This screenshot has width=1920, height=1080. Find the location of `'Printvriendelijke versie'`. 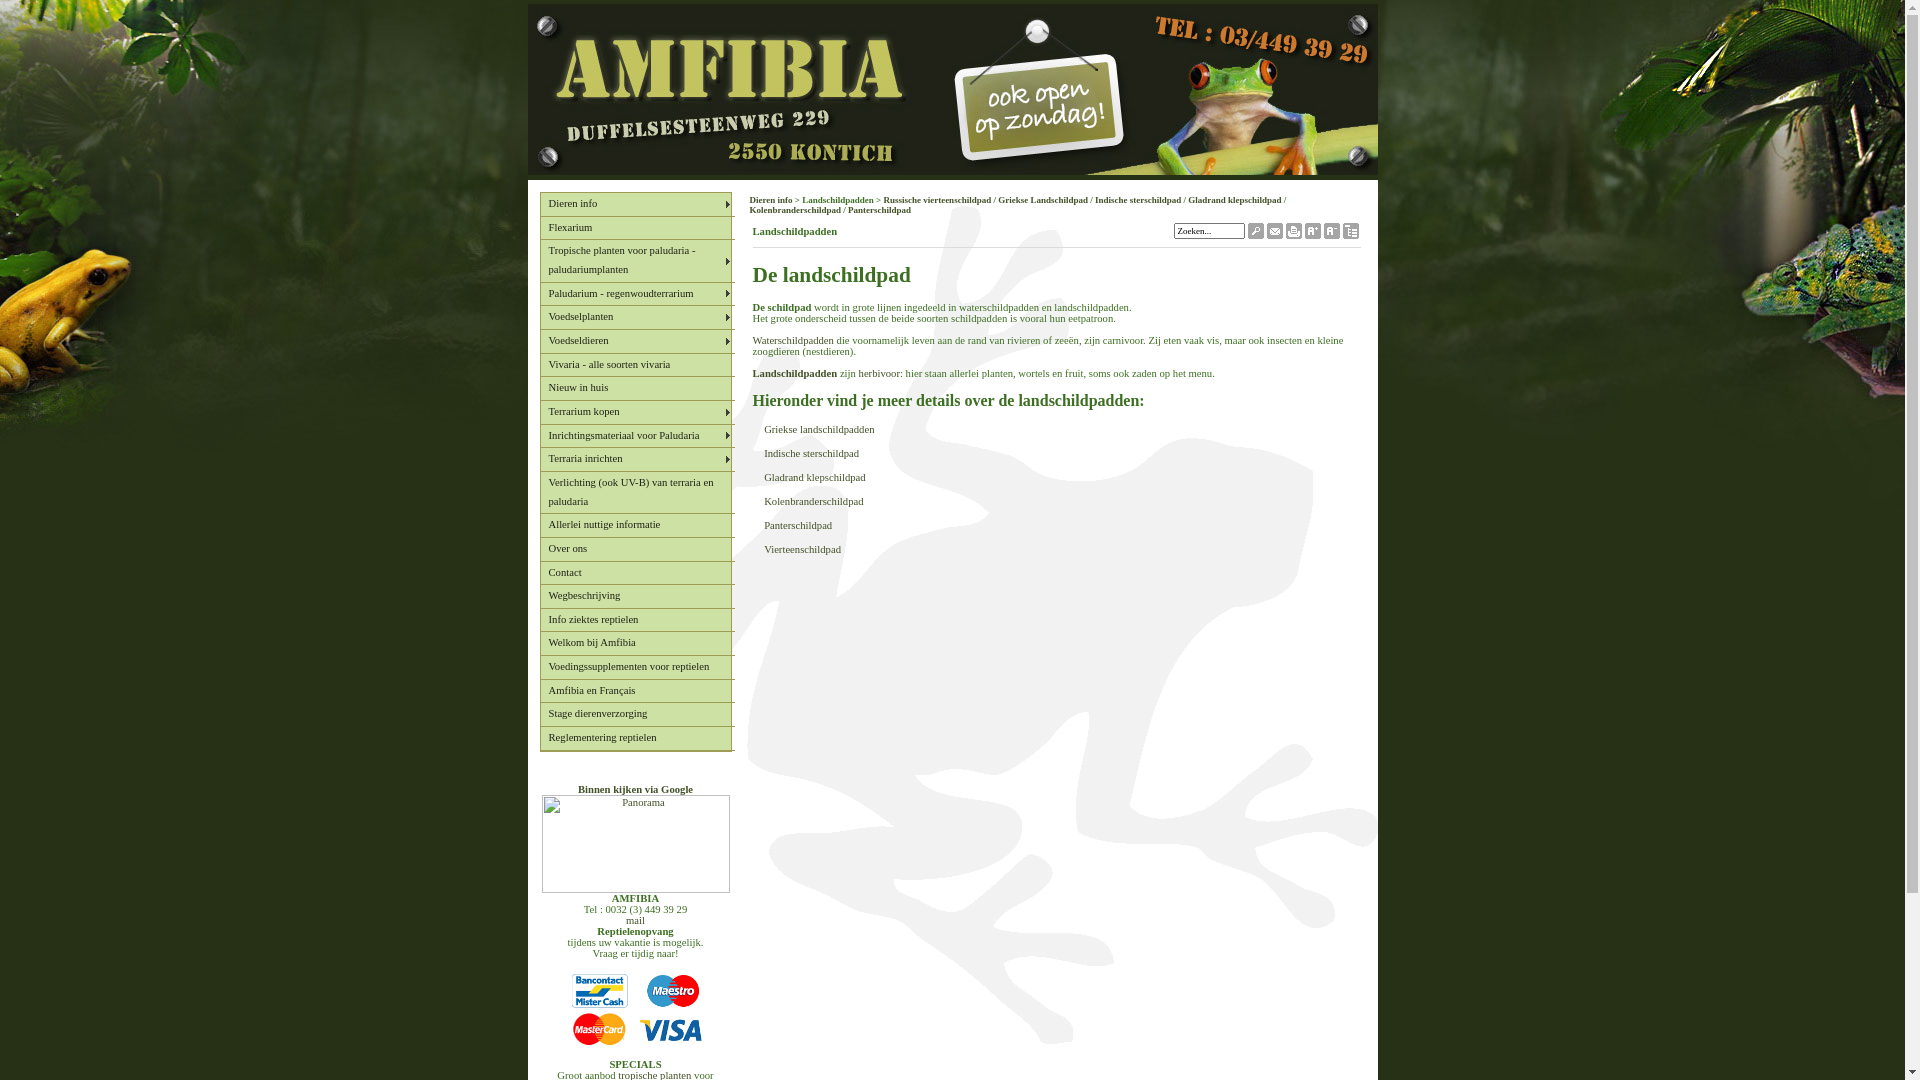

'Printvriendelijke versie' is located at coordinates (1294, 233).